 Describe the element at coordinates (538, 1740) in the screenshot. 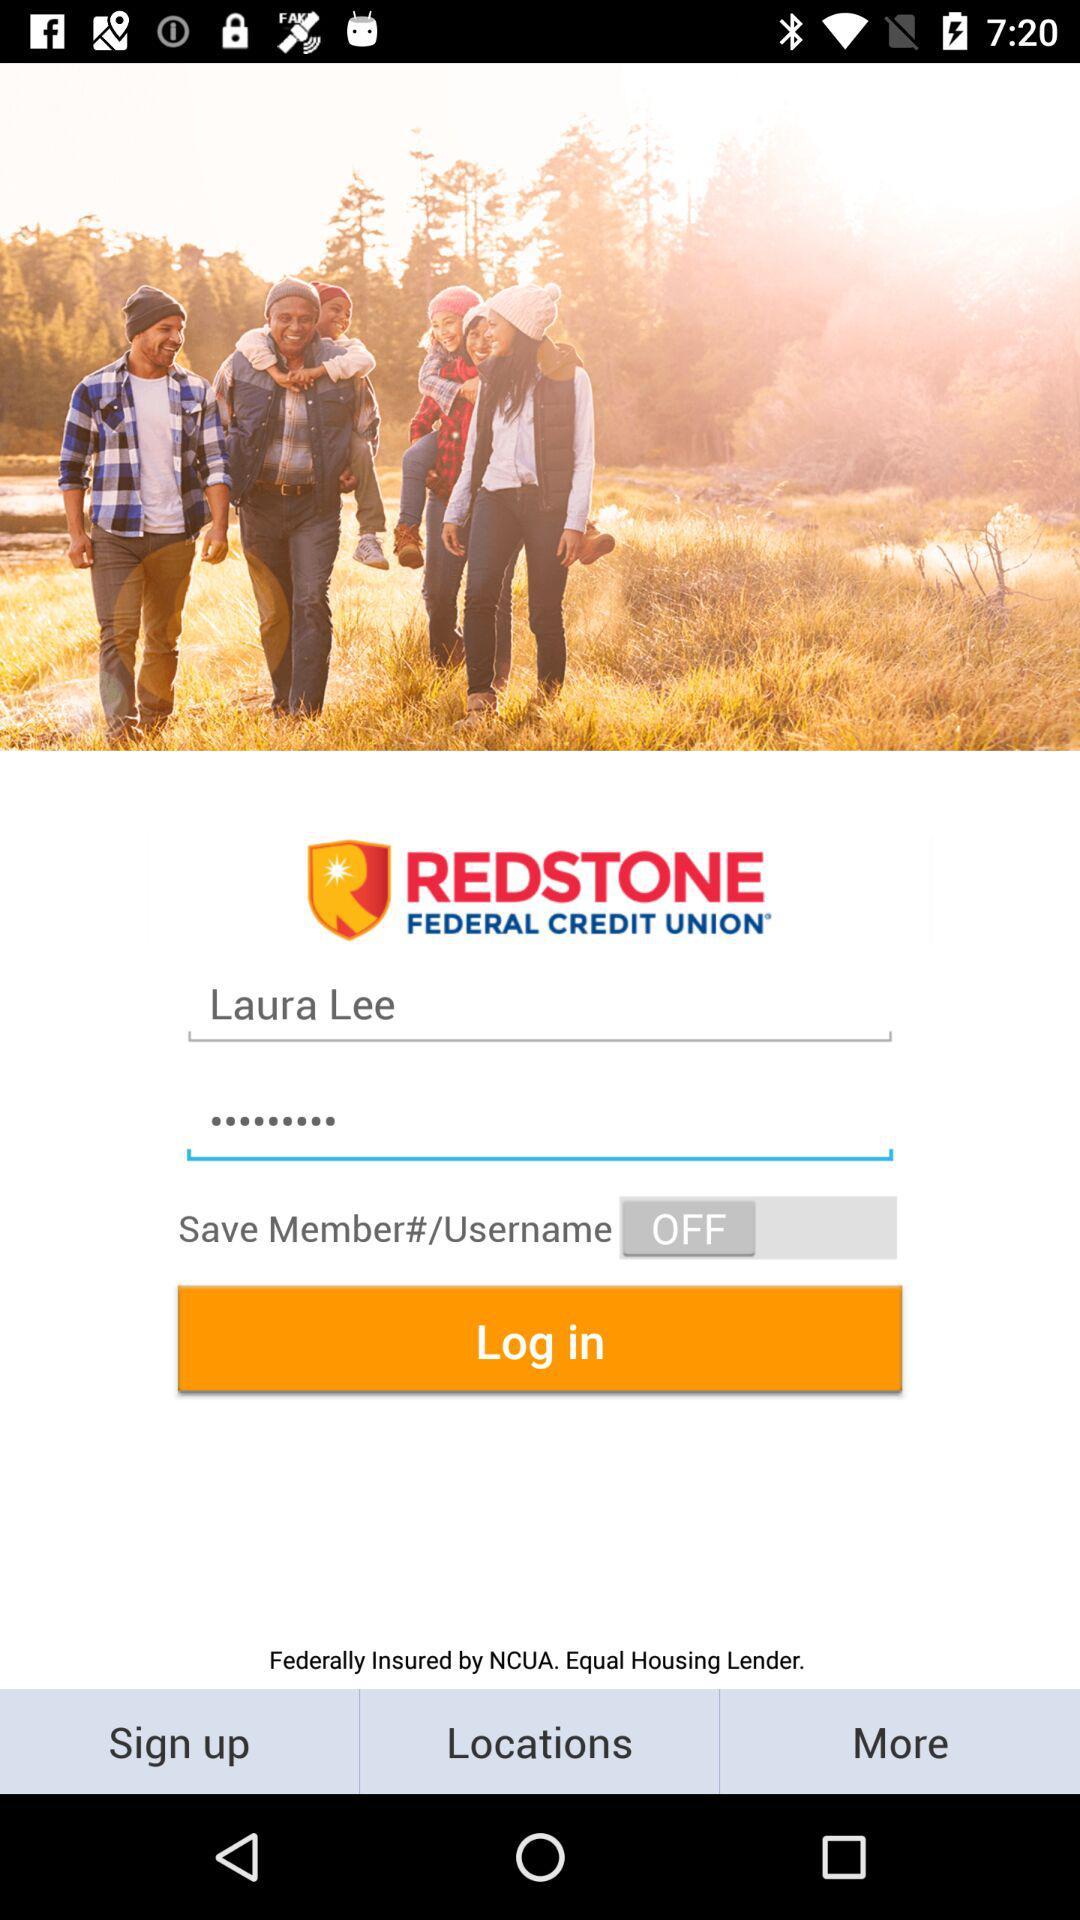

I see `the locations item` at that location.